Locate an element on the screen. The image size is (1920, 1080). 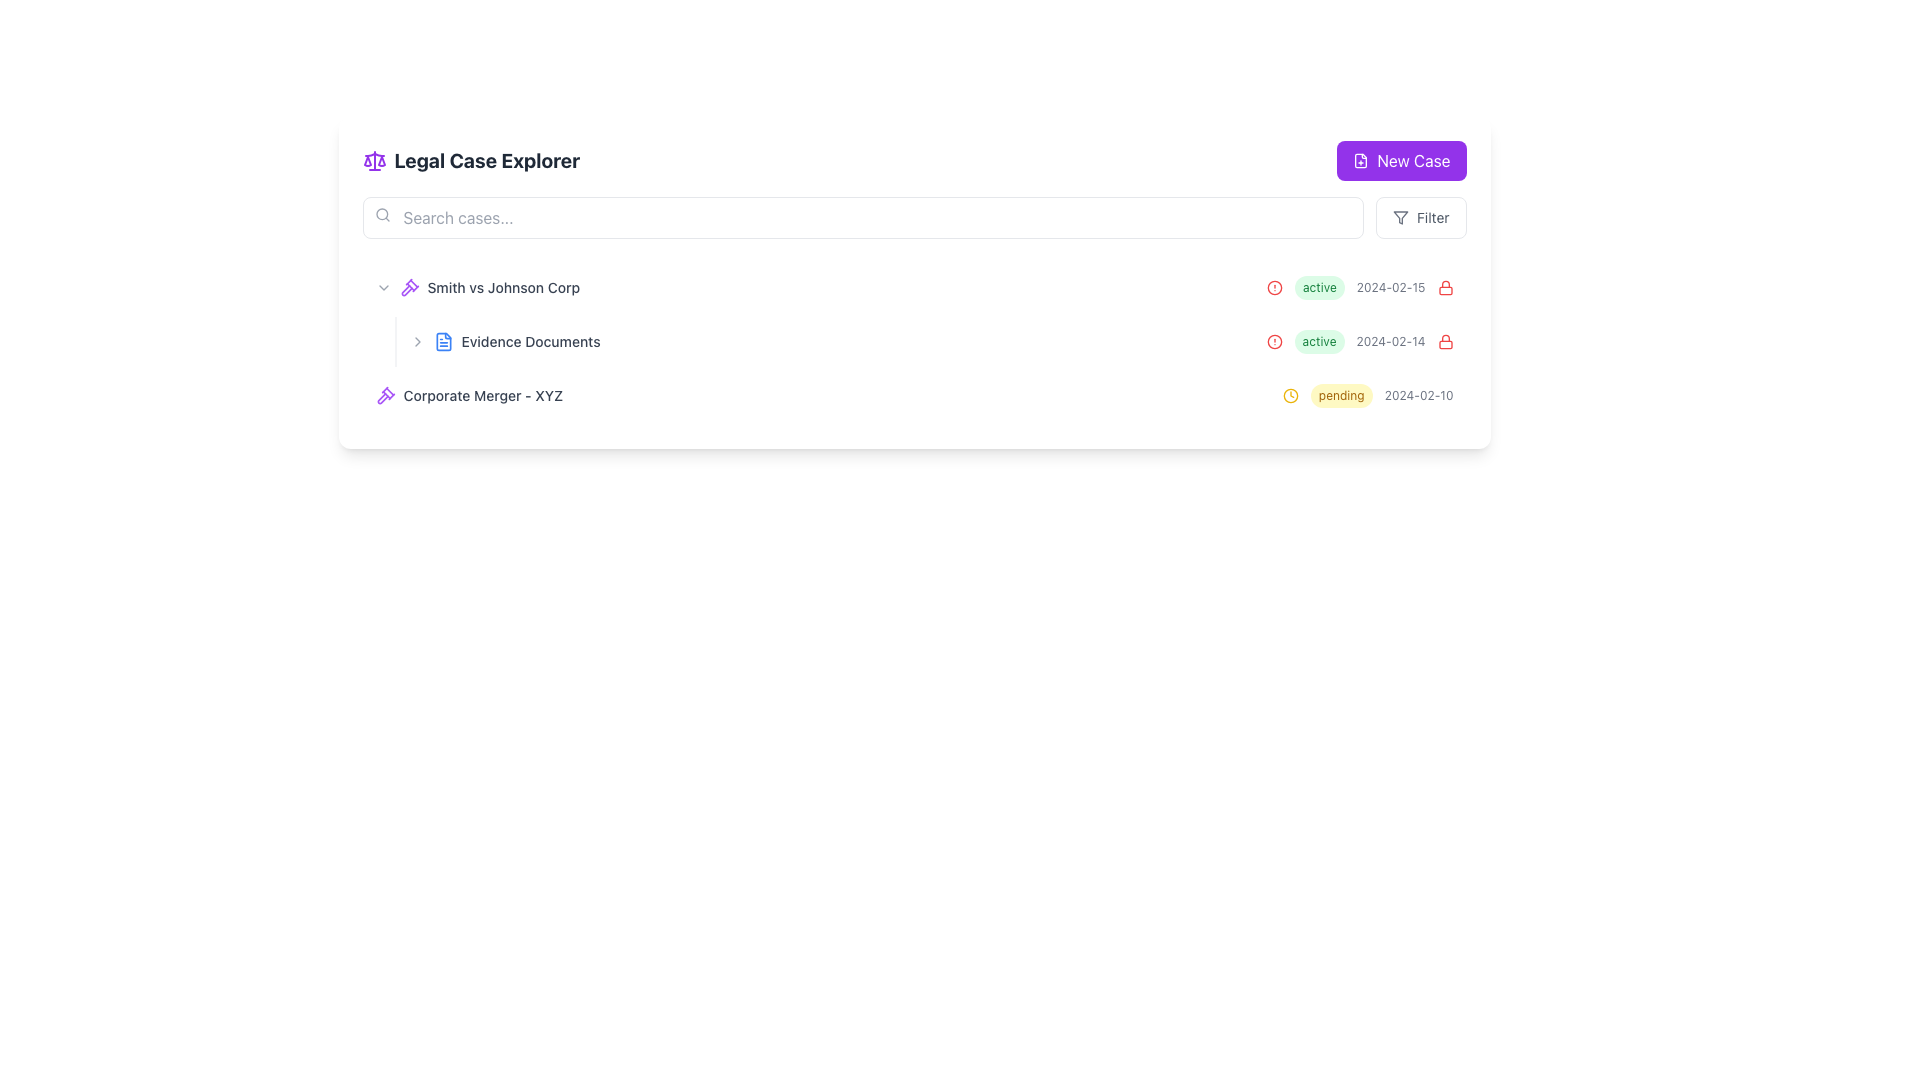
the SVG circle that serves as a visual alert indicator, located near the green 'active' indicator and lock icon in the list or table row with case details is located at coordinates (1273, 288).